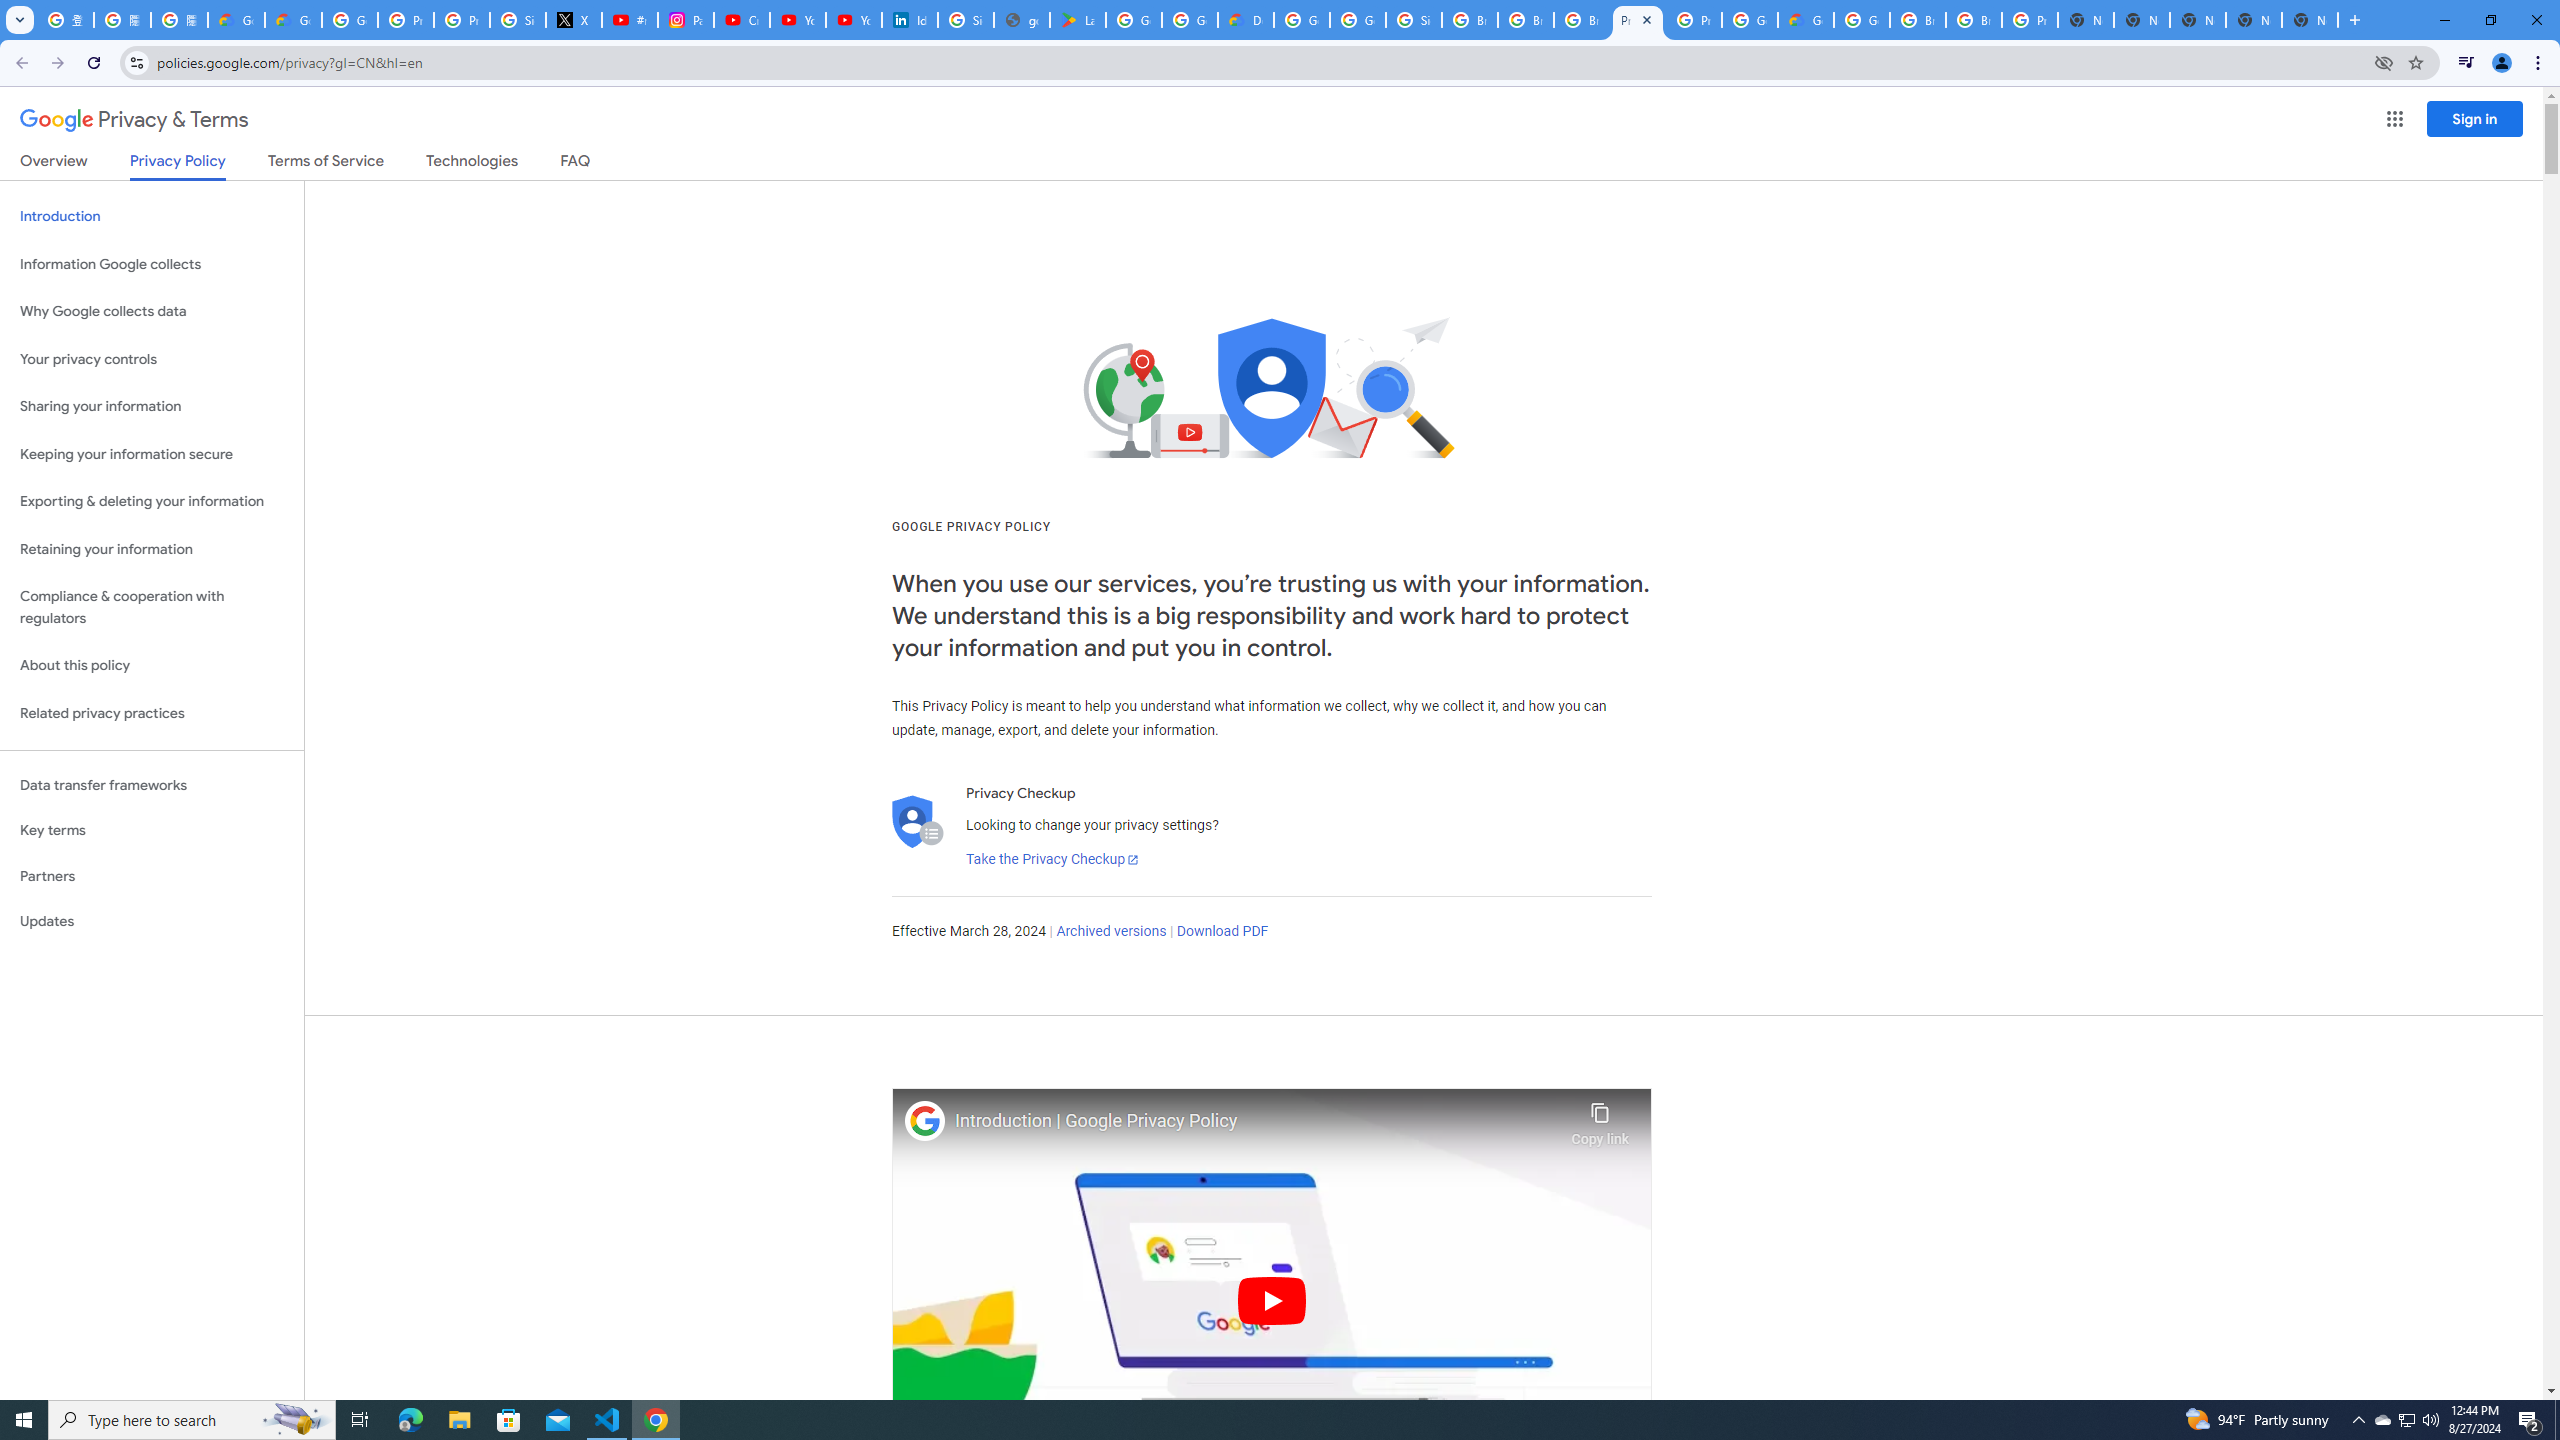  What do you see at coordinates (1110, 930) in the screenshot?
I see `'Archived versions'` at bounding box center [1110, 930].